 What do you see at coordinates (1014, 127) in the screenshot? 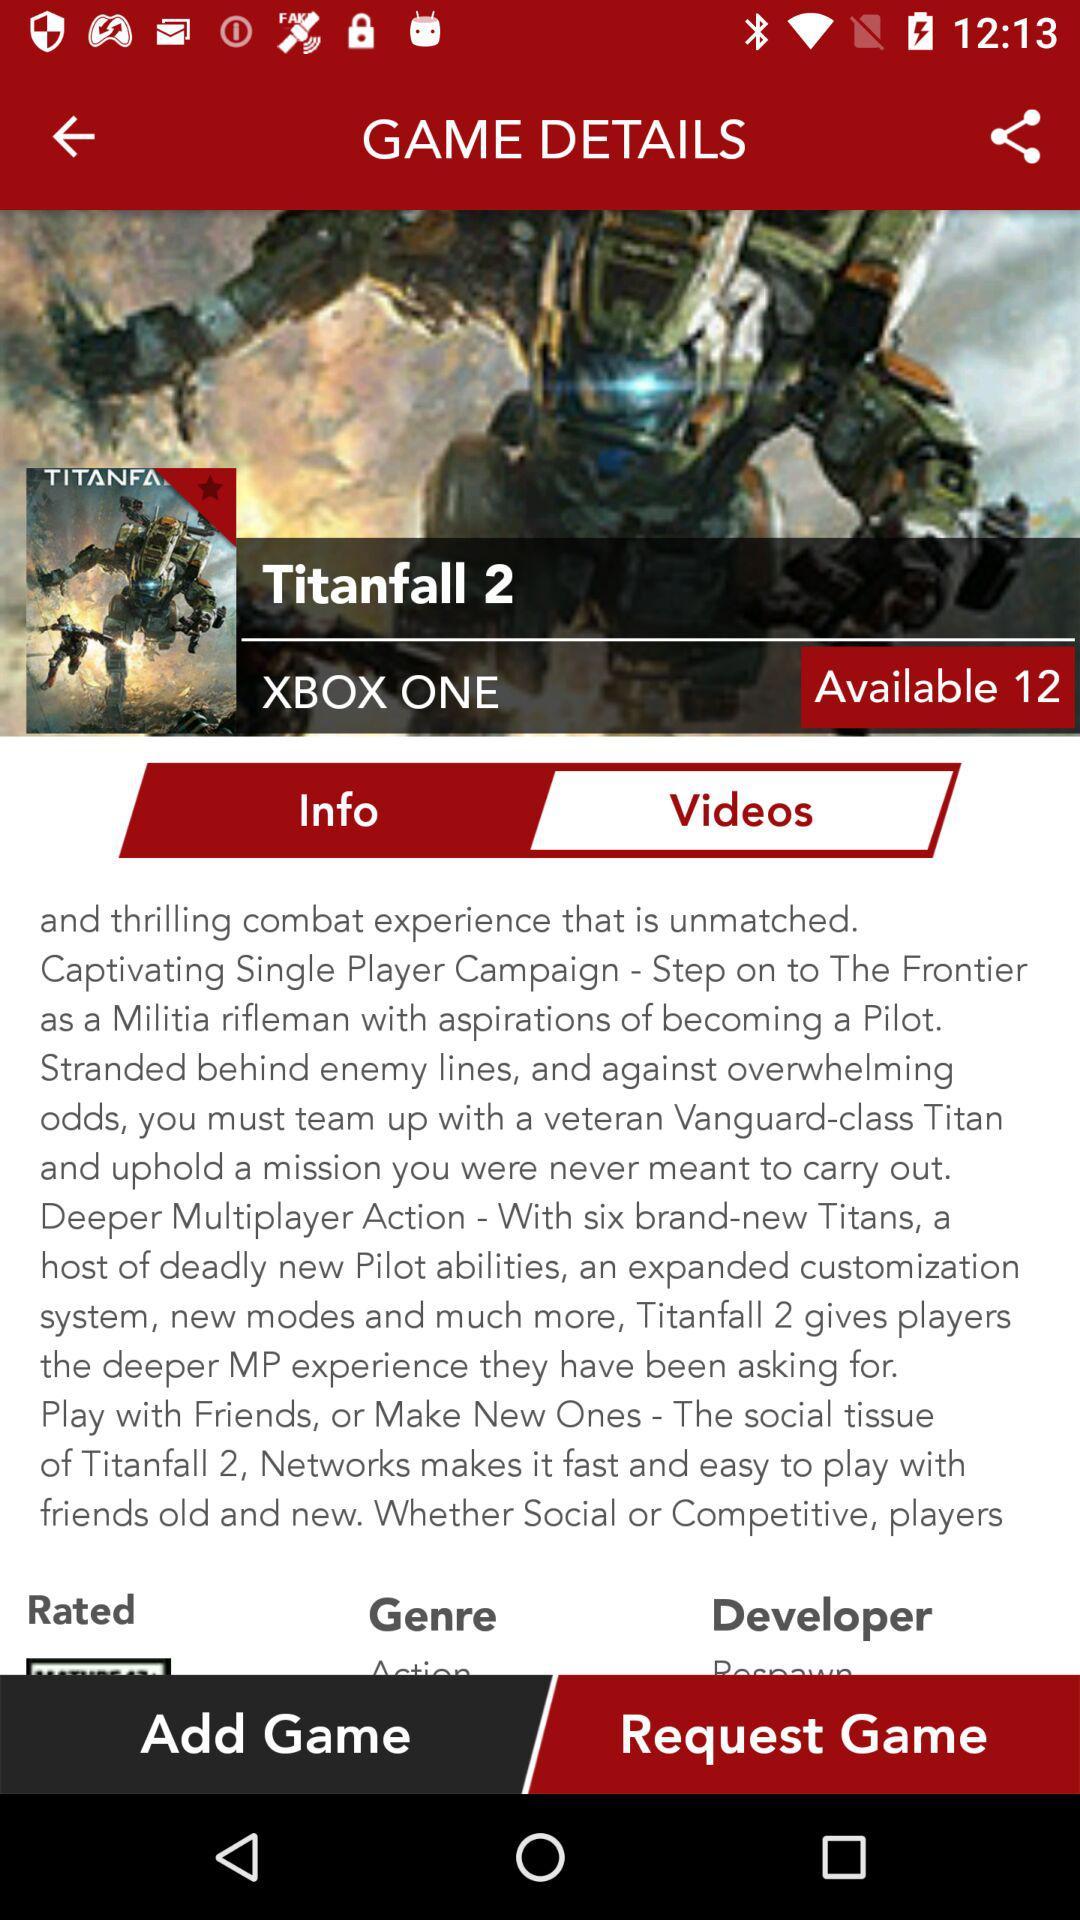
I see `the share icon` at bounding box center [1014, 127].